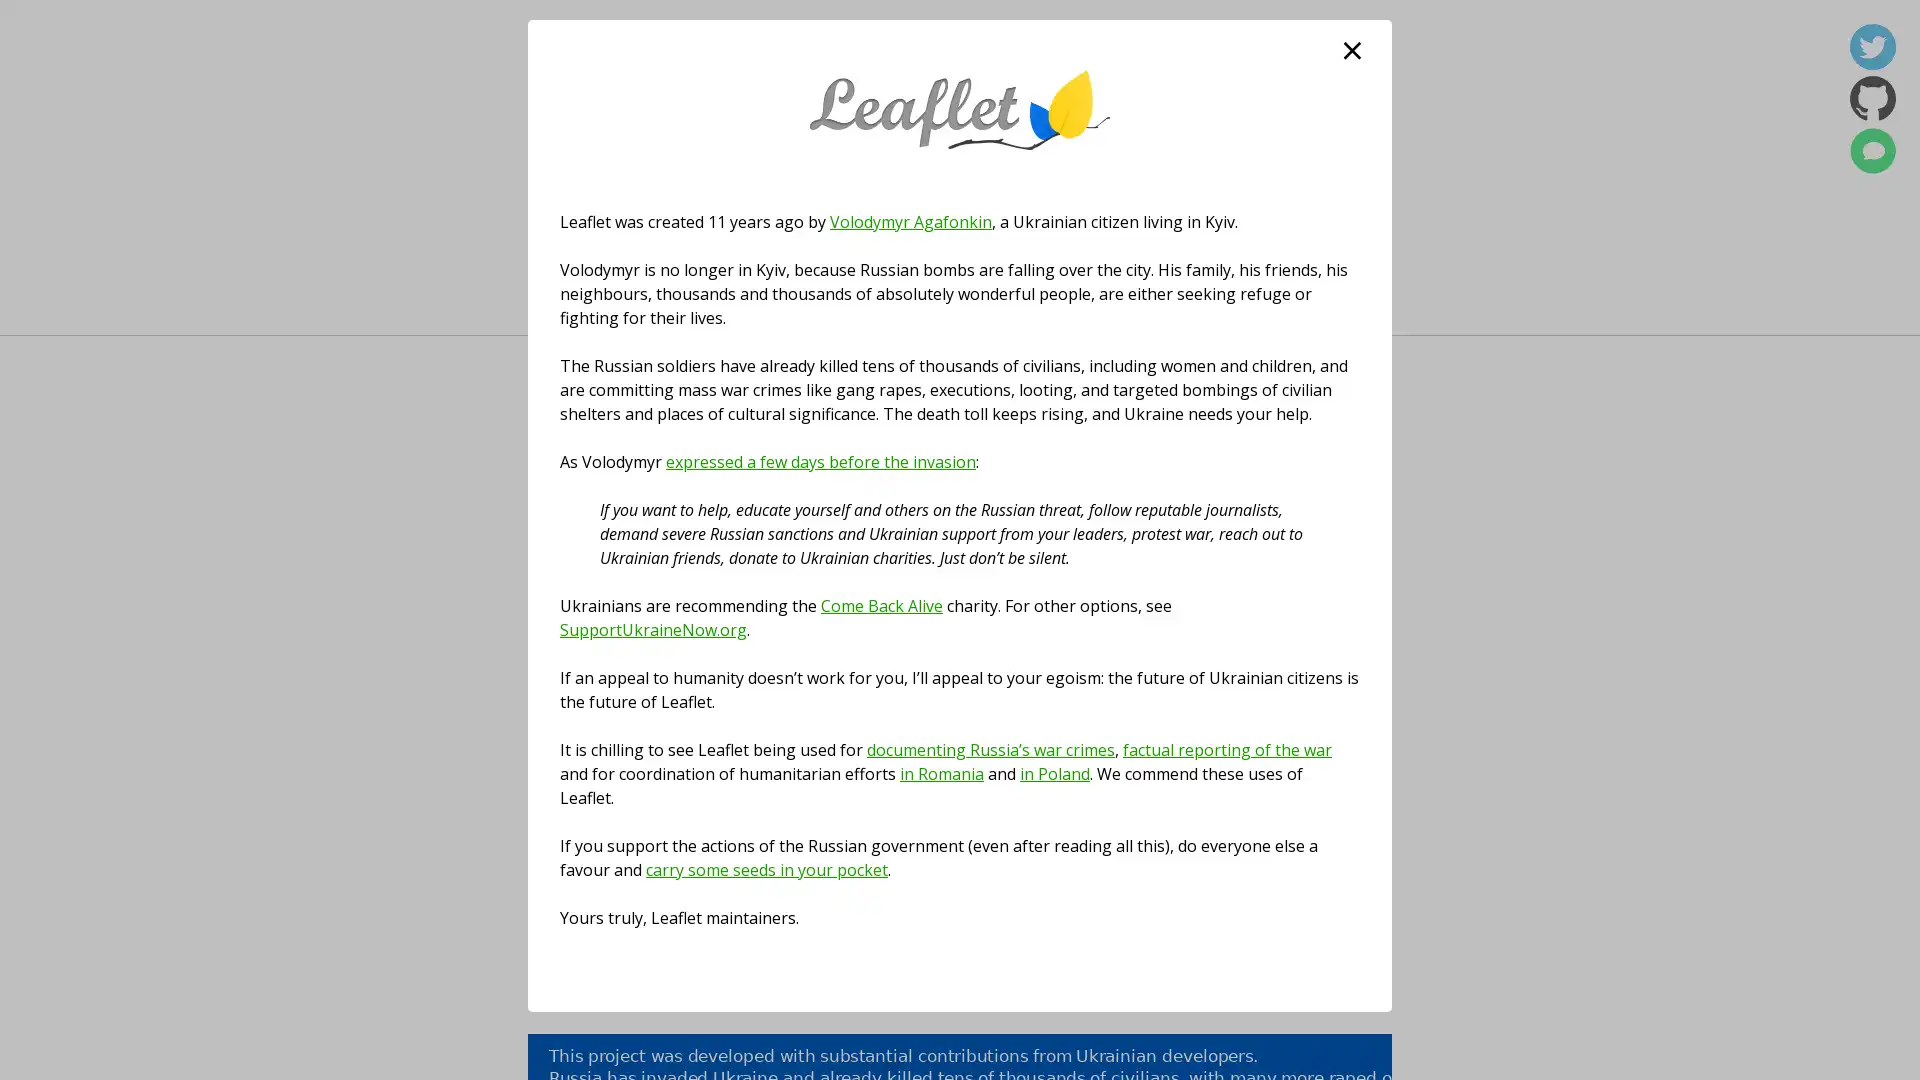 Image resolution: width=1920 pixels, height=1080 pixels. What do you see at coordinates (1352, 49) in the screenshot?
I see `close` at bounding box center [1352, 49].